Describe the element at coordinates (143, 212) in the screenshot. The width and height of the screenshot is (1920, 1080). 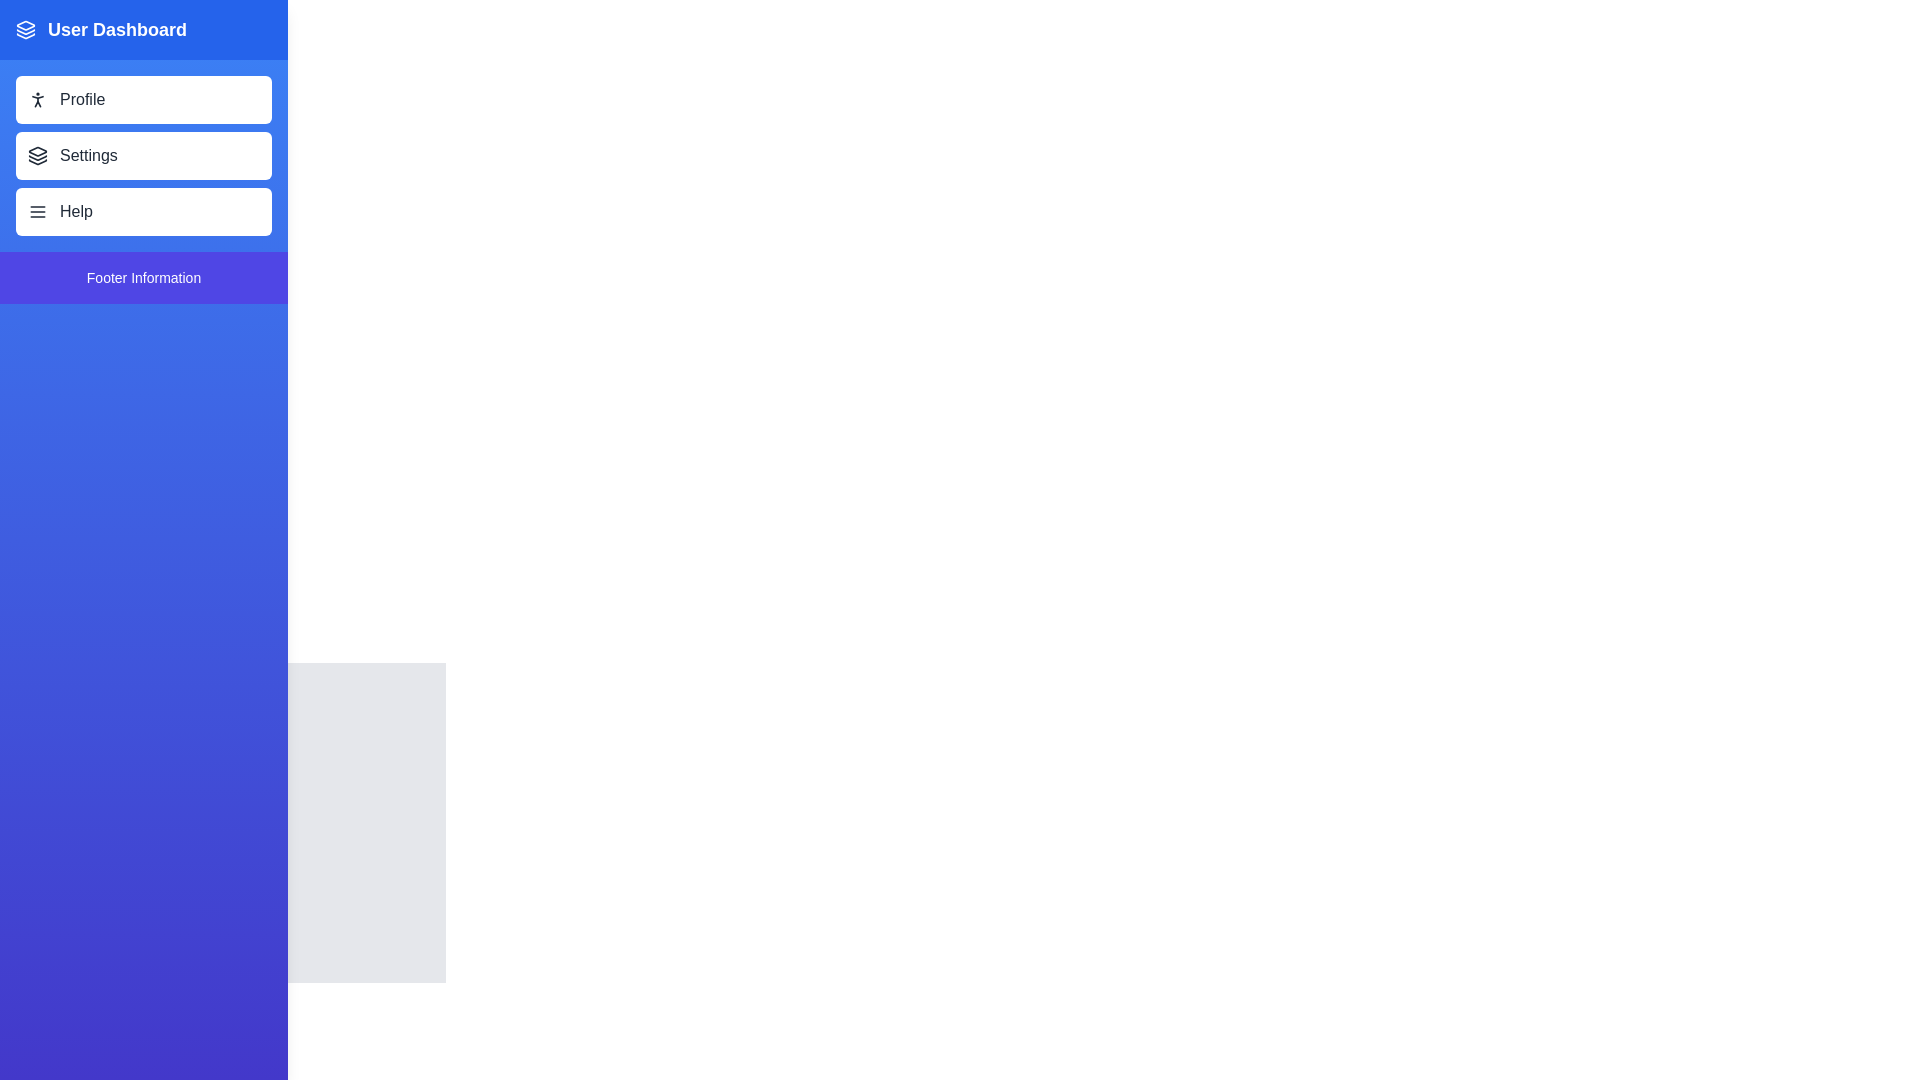
I see `the 'Help' button, the third button in the vertically stacked menu under 'Settings' in the 'Profile Settings Help' section` at that location.